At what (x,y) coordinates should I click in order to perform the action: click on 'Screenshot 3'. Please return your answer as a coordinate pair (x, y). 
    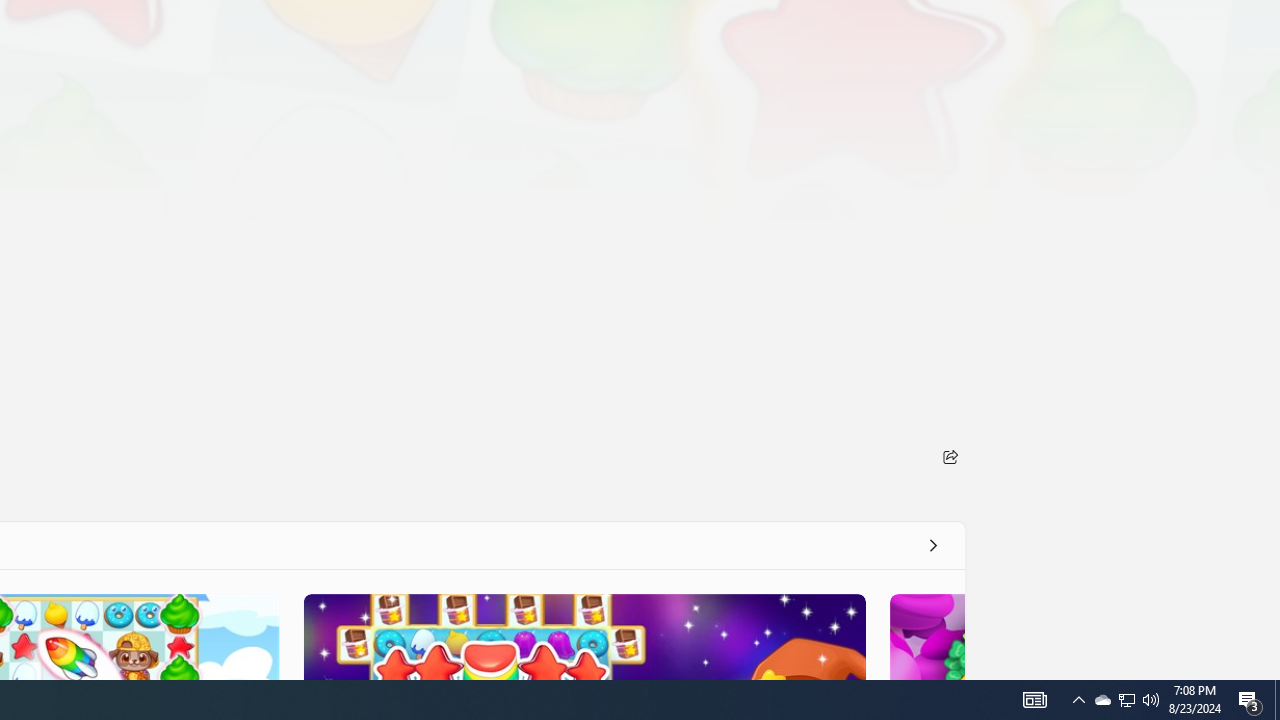
    Looking at the image, I should click on (583, 636).